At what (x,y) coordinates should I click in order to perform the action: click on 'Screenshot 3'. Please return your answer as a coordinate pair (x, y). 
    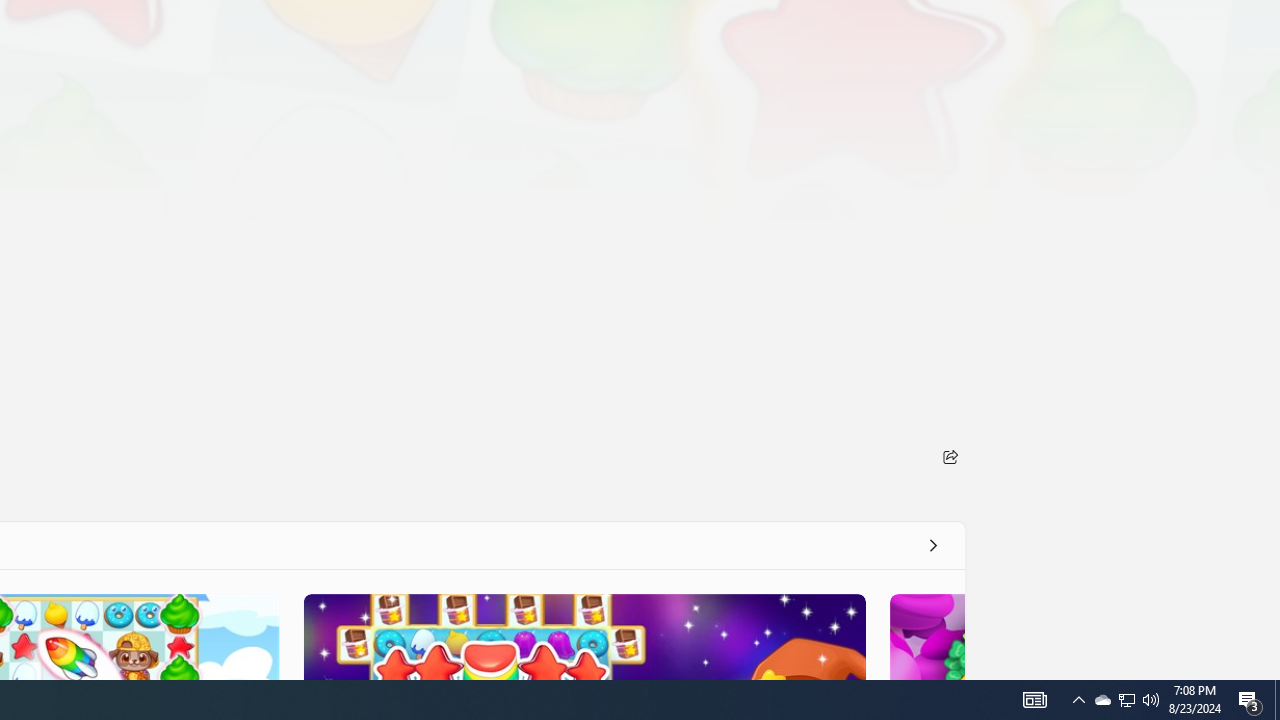
    Looking at the image, I should click on (583, 636).